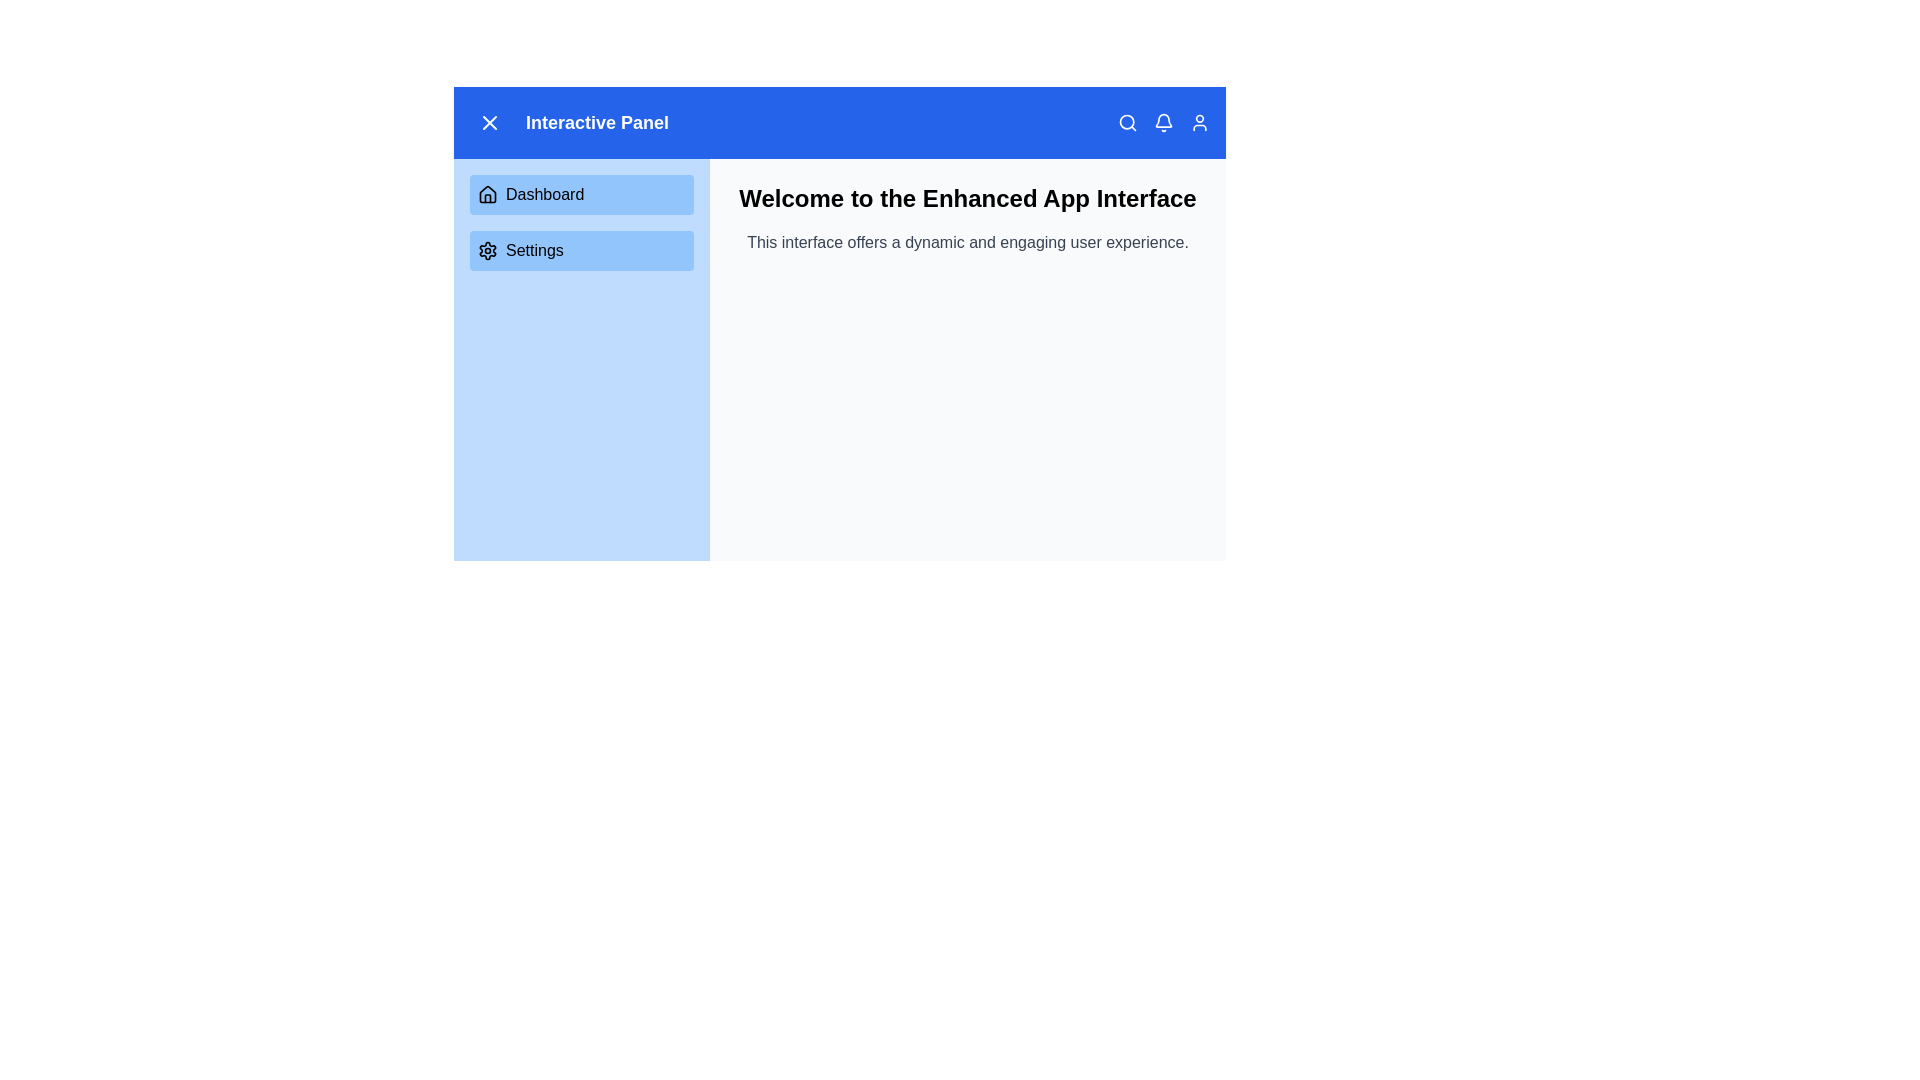  What do you see at coordinates (1127, 122) in the screenshot?
I see `the decorative vector graphic component representing the lens of the search icon located at the top-right corner of the header bar` at bounding box center [1127, 122].